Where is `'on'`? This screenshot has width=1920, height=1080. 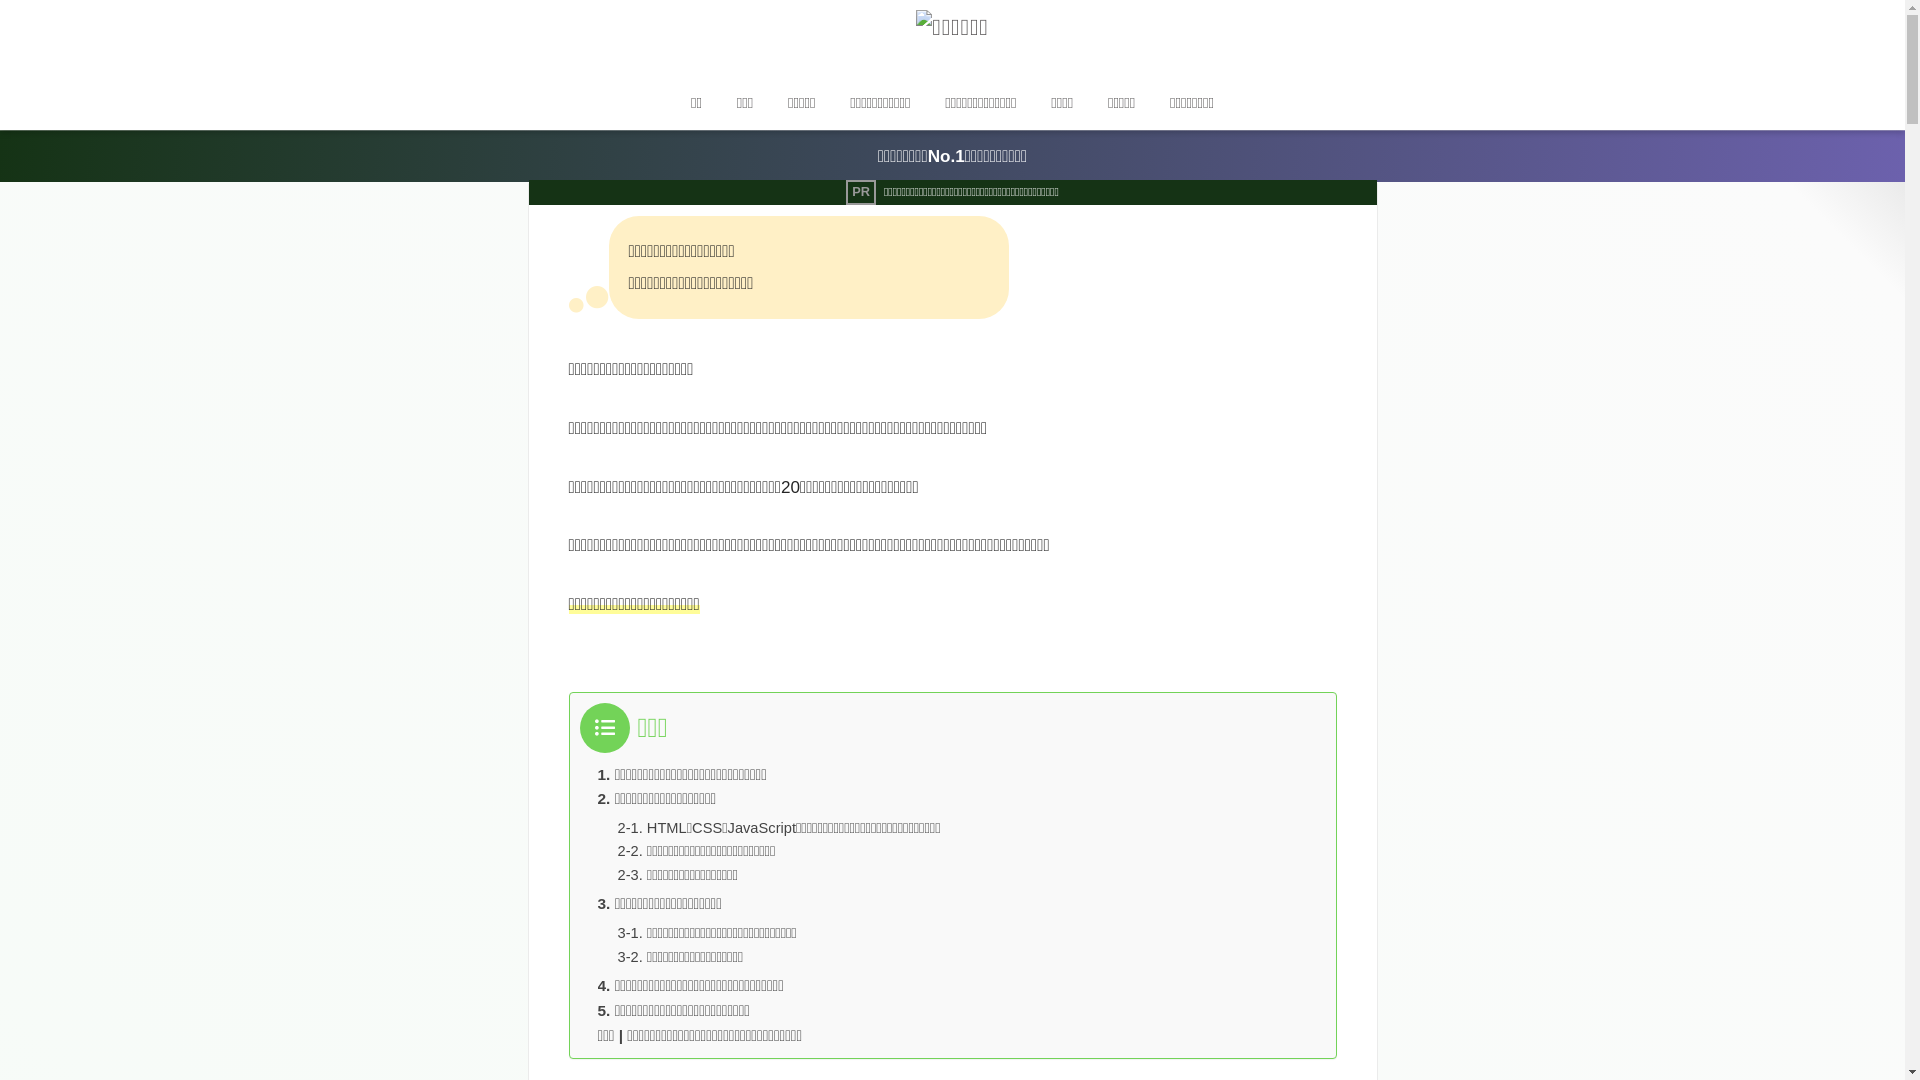 'on' is located at coordinates (6, 6).